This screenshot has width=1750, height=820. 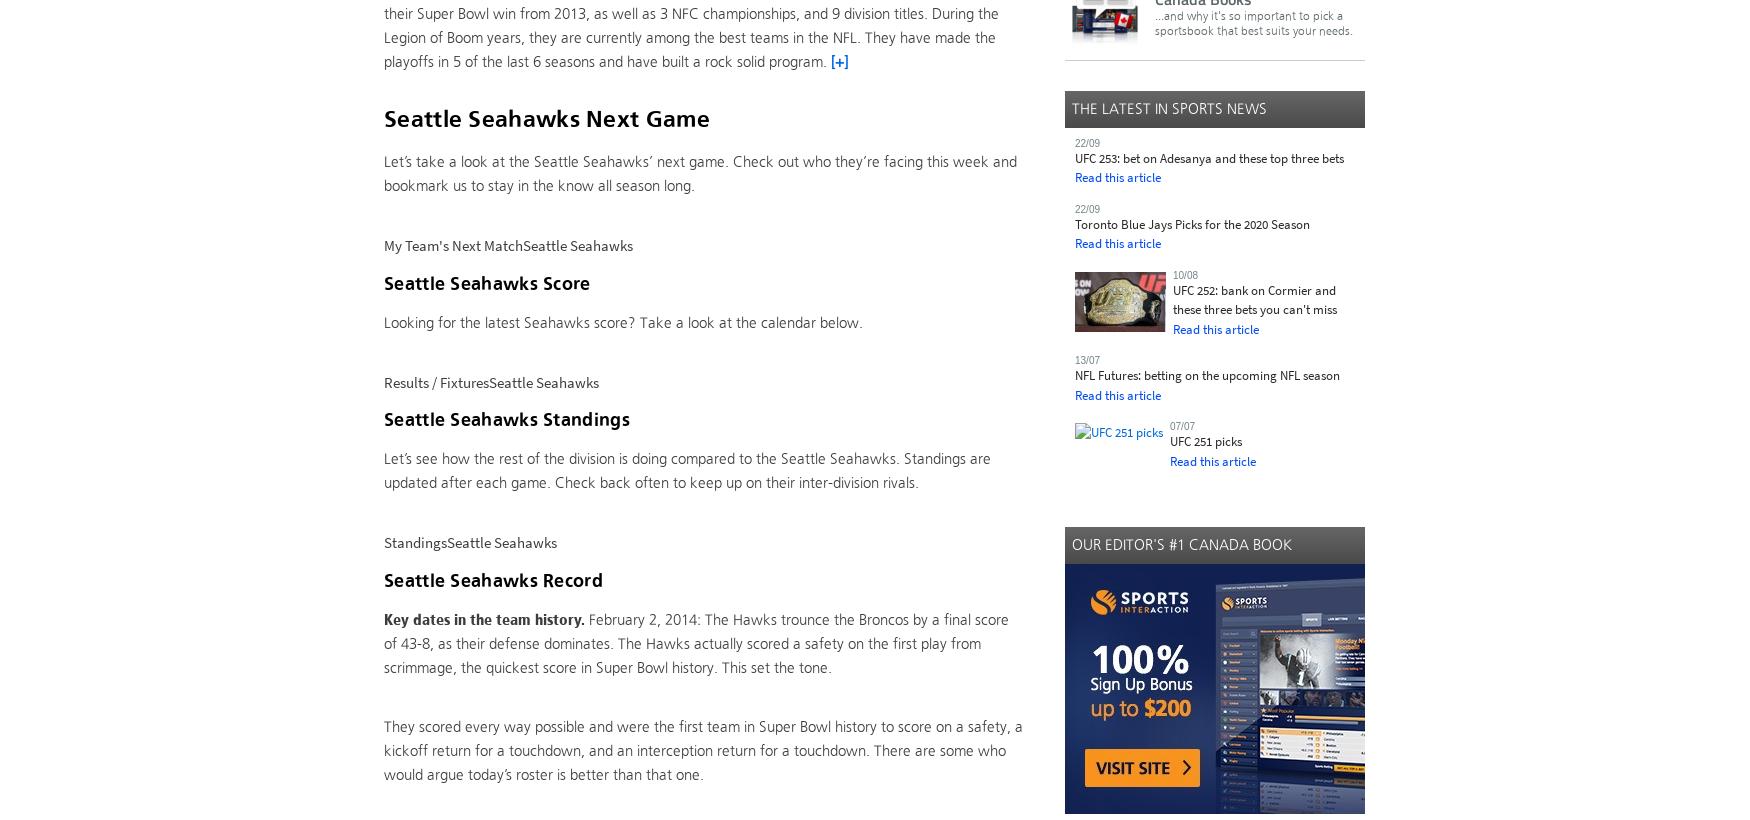 What do you see at coordinates (831, 61) in the screenshot?
I see `'[+]'` at bounding box center [831, 61].